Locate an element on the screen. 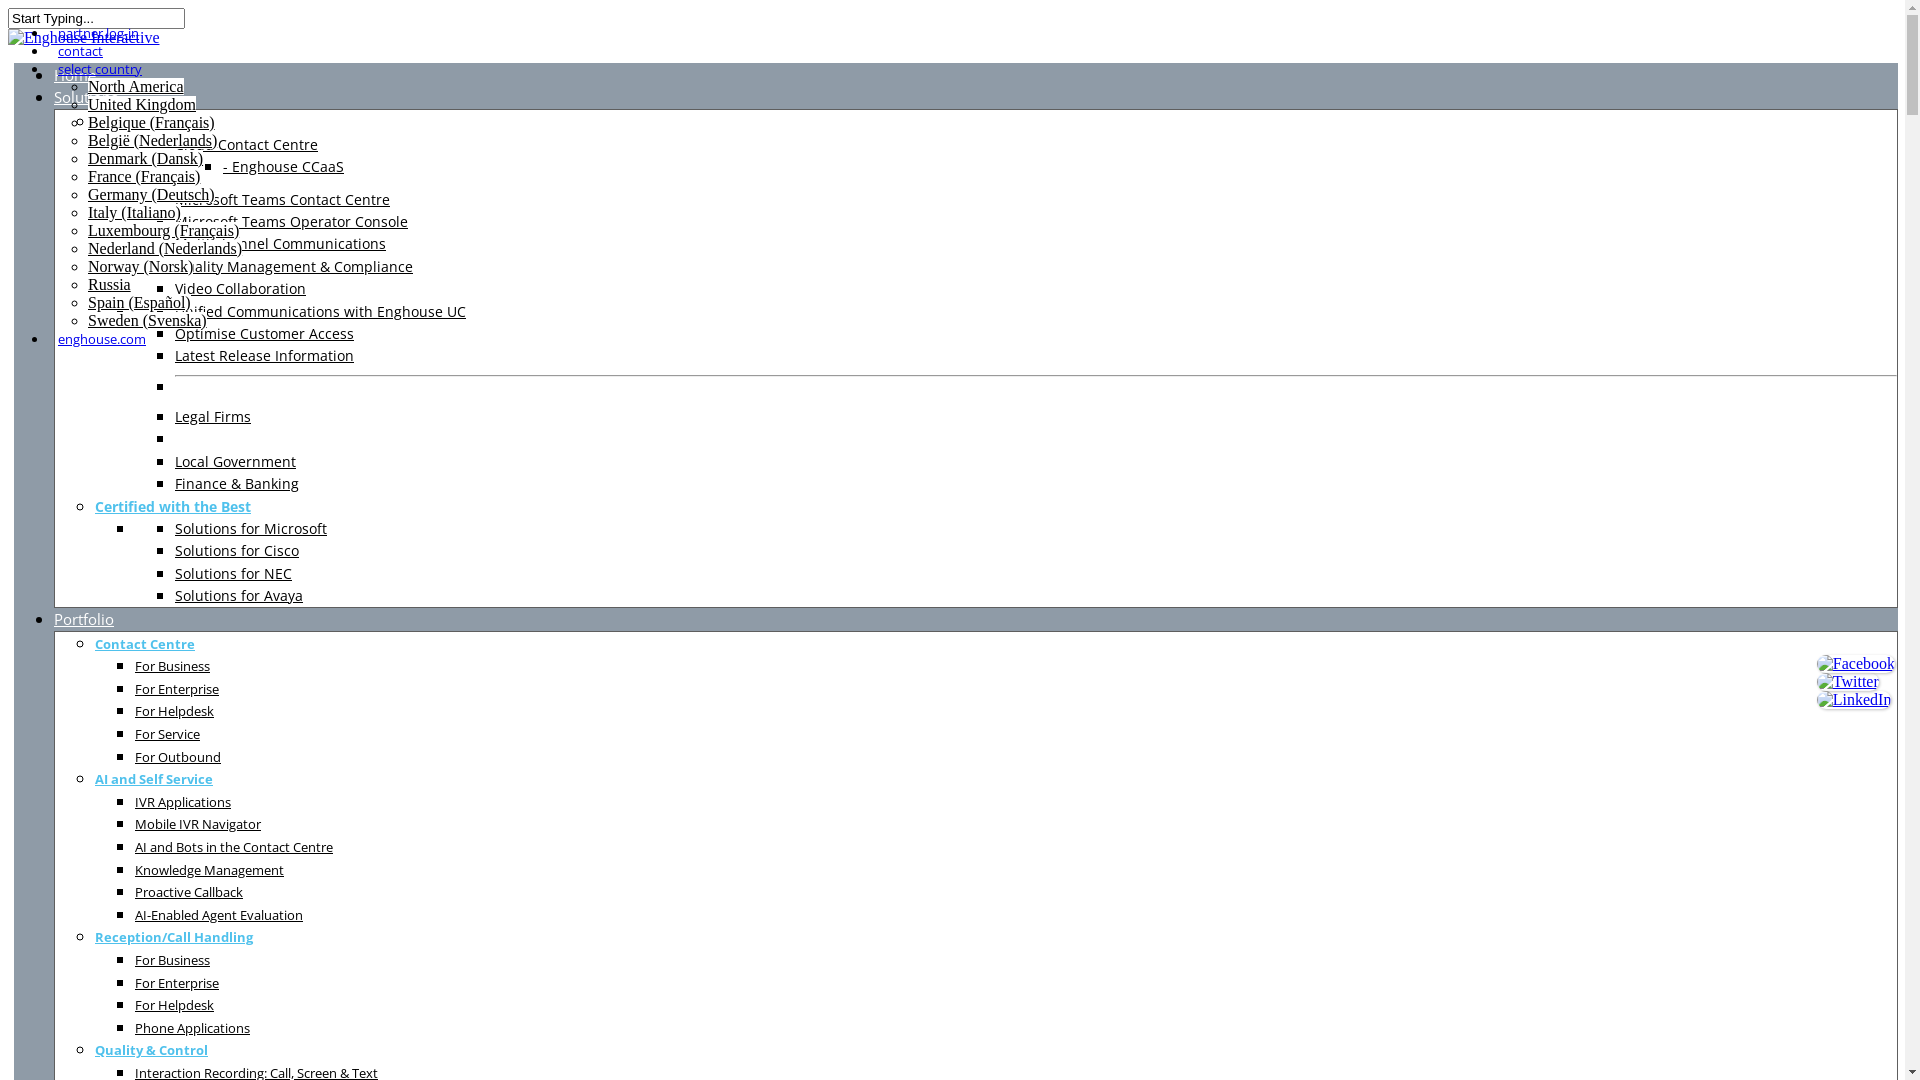 This screenshot has height=1080, width=1920. 'Portfolio' is located at coordinates (82, 617).